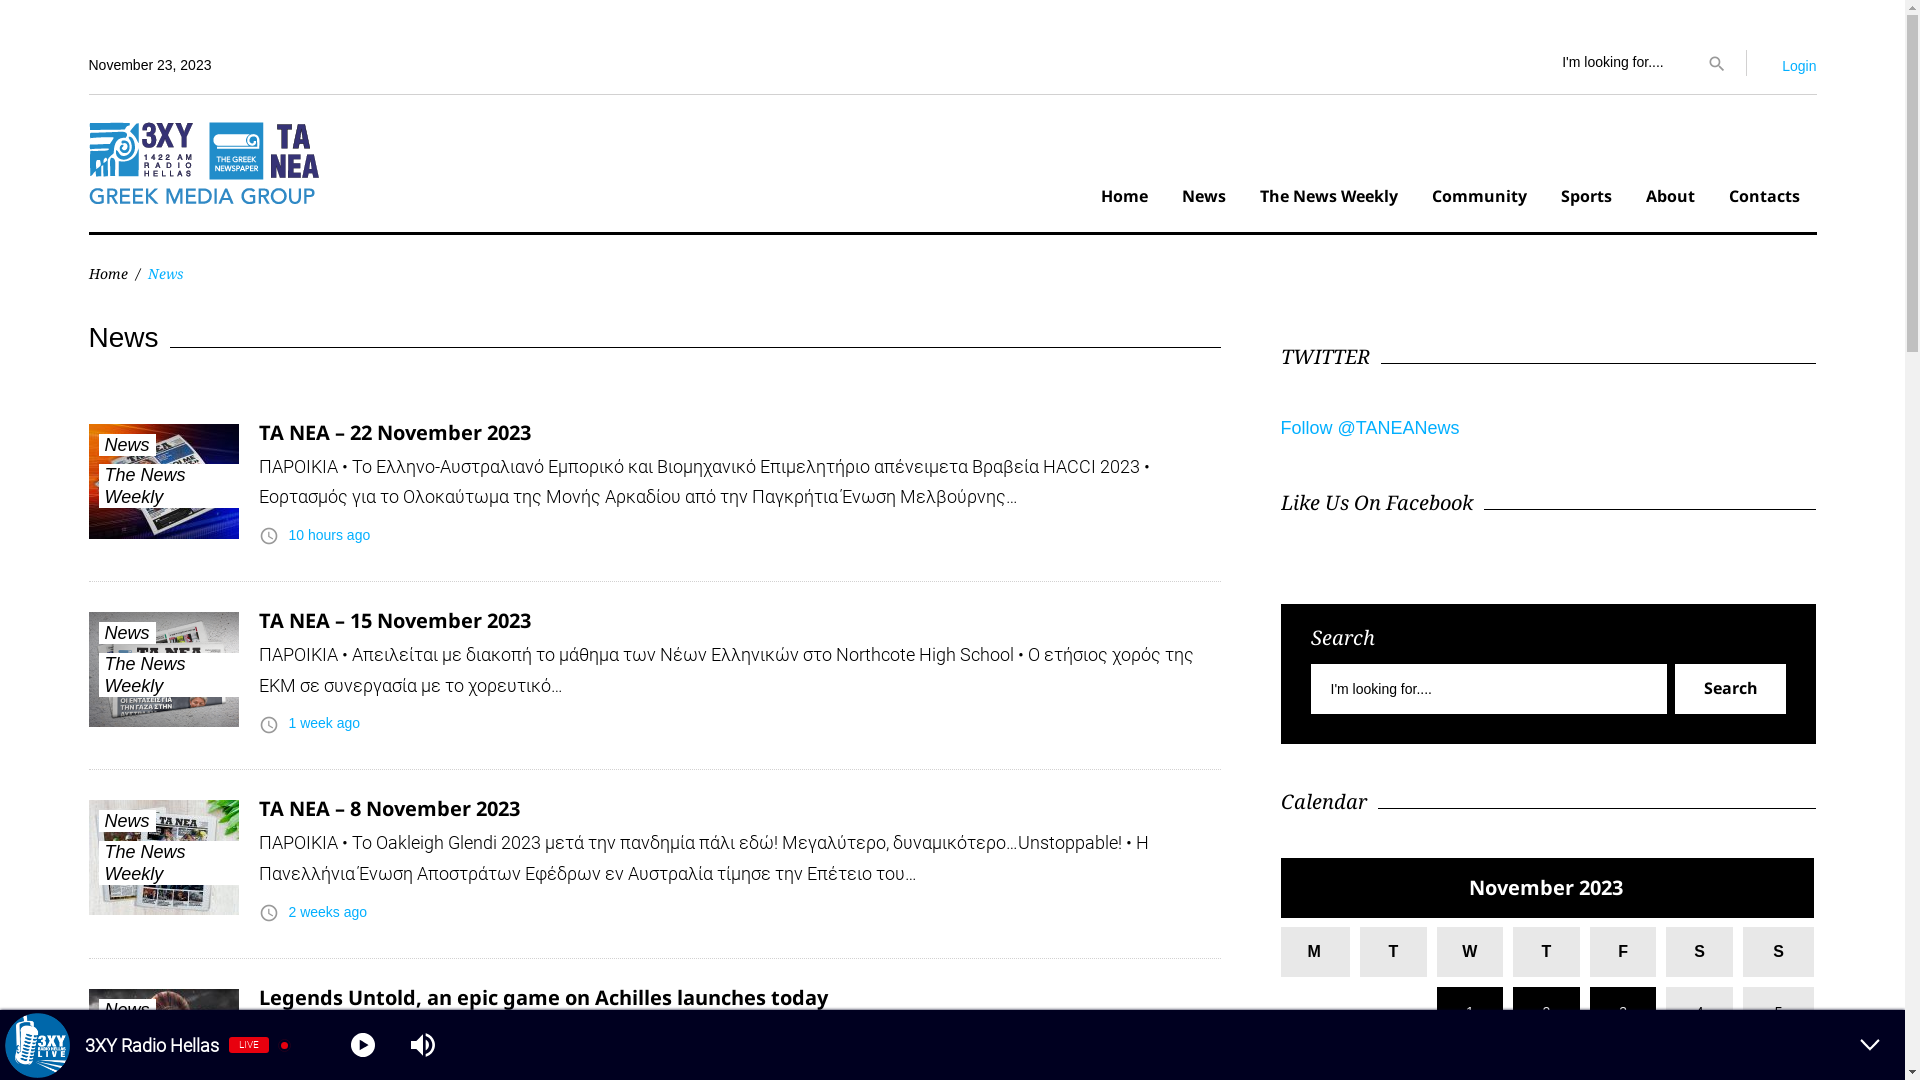 The image size is (1920, 1080). Describe the element at coordinates (324, 722) in the screenshot. I see `'1 week ago'` at that location.